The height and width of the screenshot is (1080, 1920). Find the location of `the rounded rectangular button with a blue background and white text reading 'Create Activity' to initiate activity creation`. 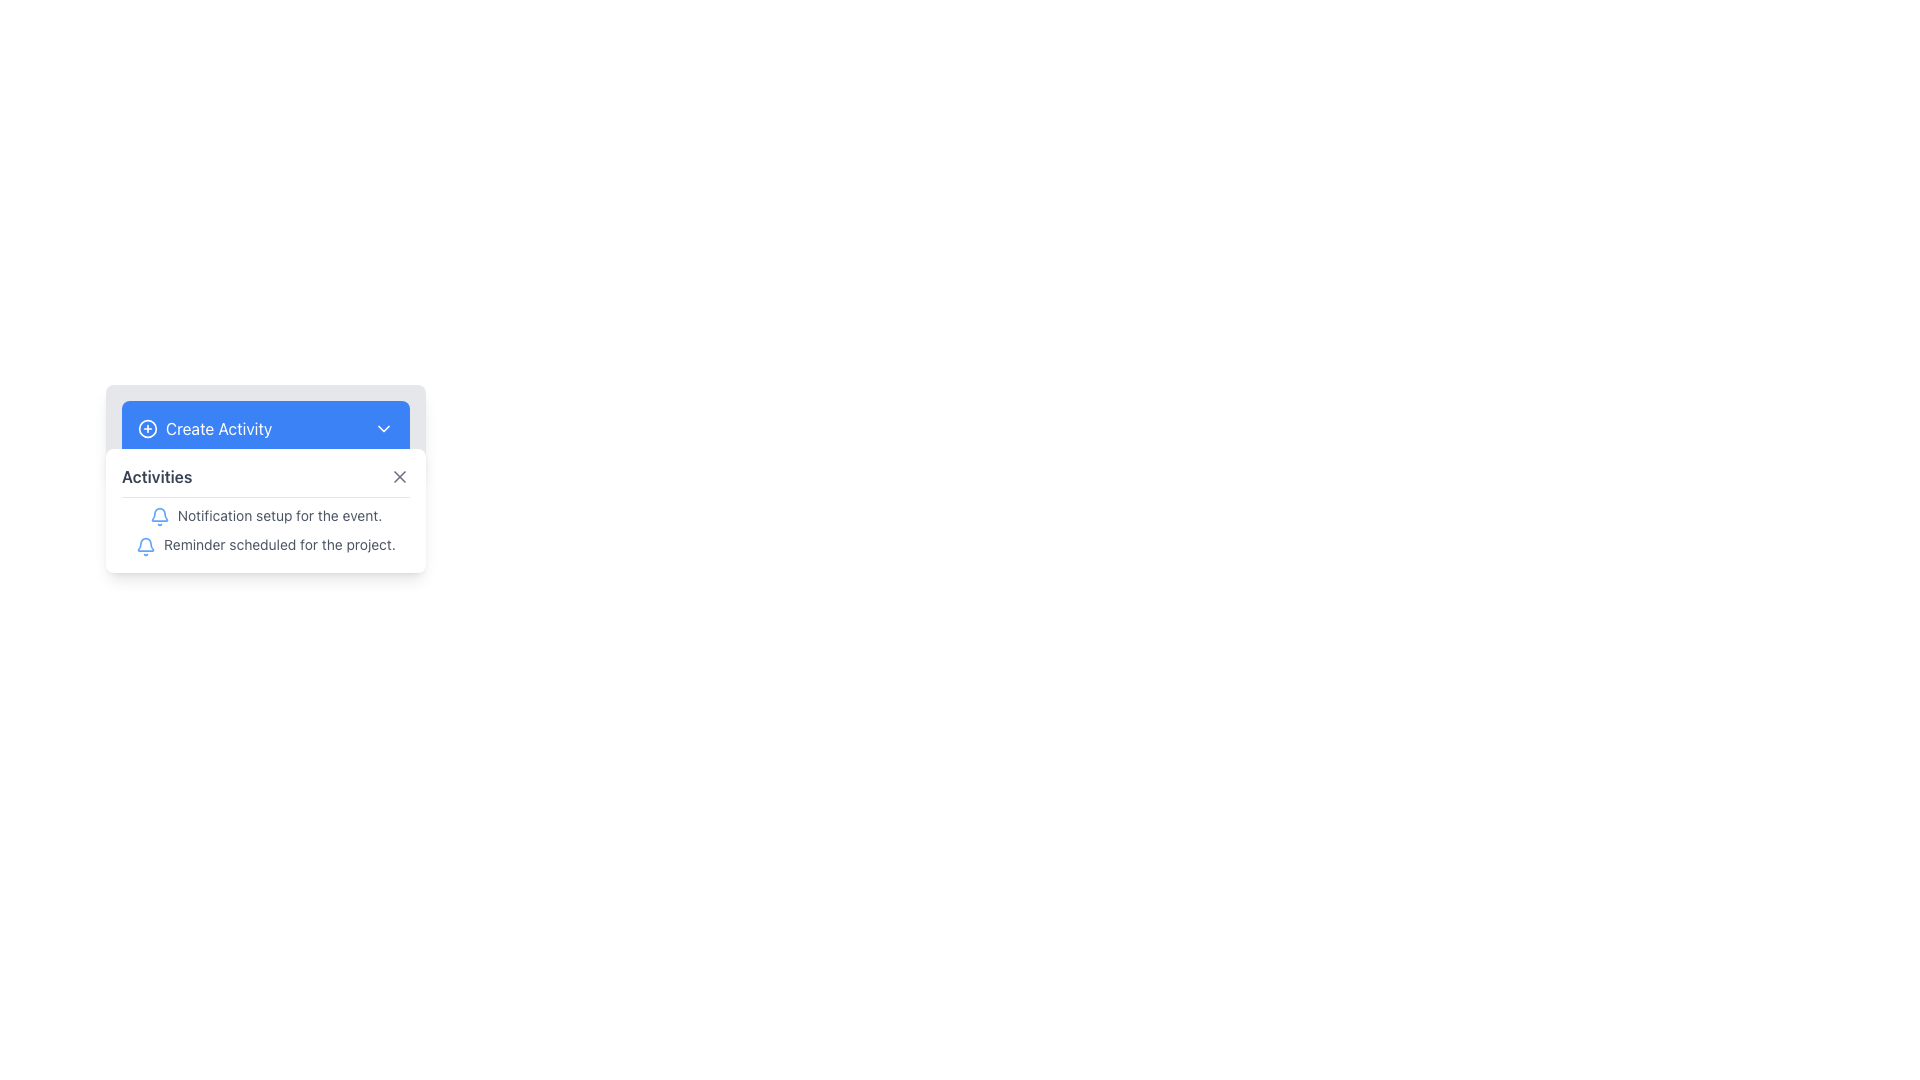

the rounded rectangular button with a blue background and white text reading 'Create Activity' to initiate activity creation is located at coordinates (264, 427).